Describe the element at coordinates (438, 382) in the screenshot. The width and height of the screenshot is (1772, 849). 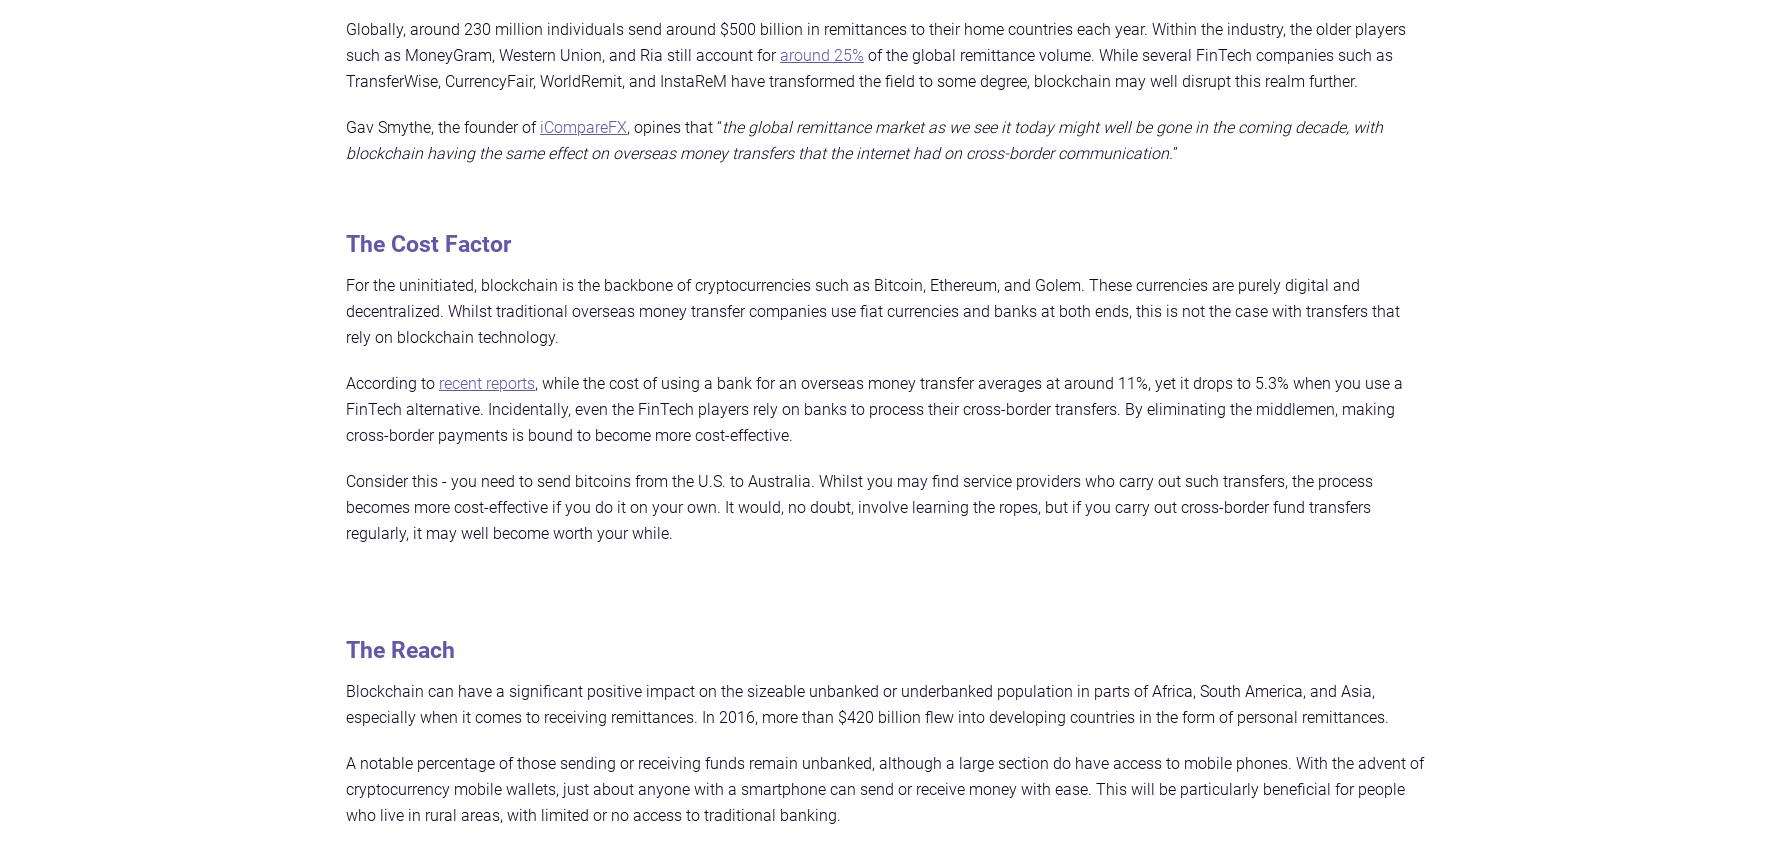
I see `'recent reports'` at that location.